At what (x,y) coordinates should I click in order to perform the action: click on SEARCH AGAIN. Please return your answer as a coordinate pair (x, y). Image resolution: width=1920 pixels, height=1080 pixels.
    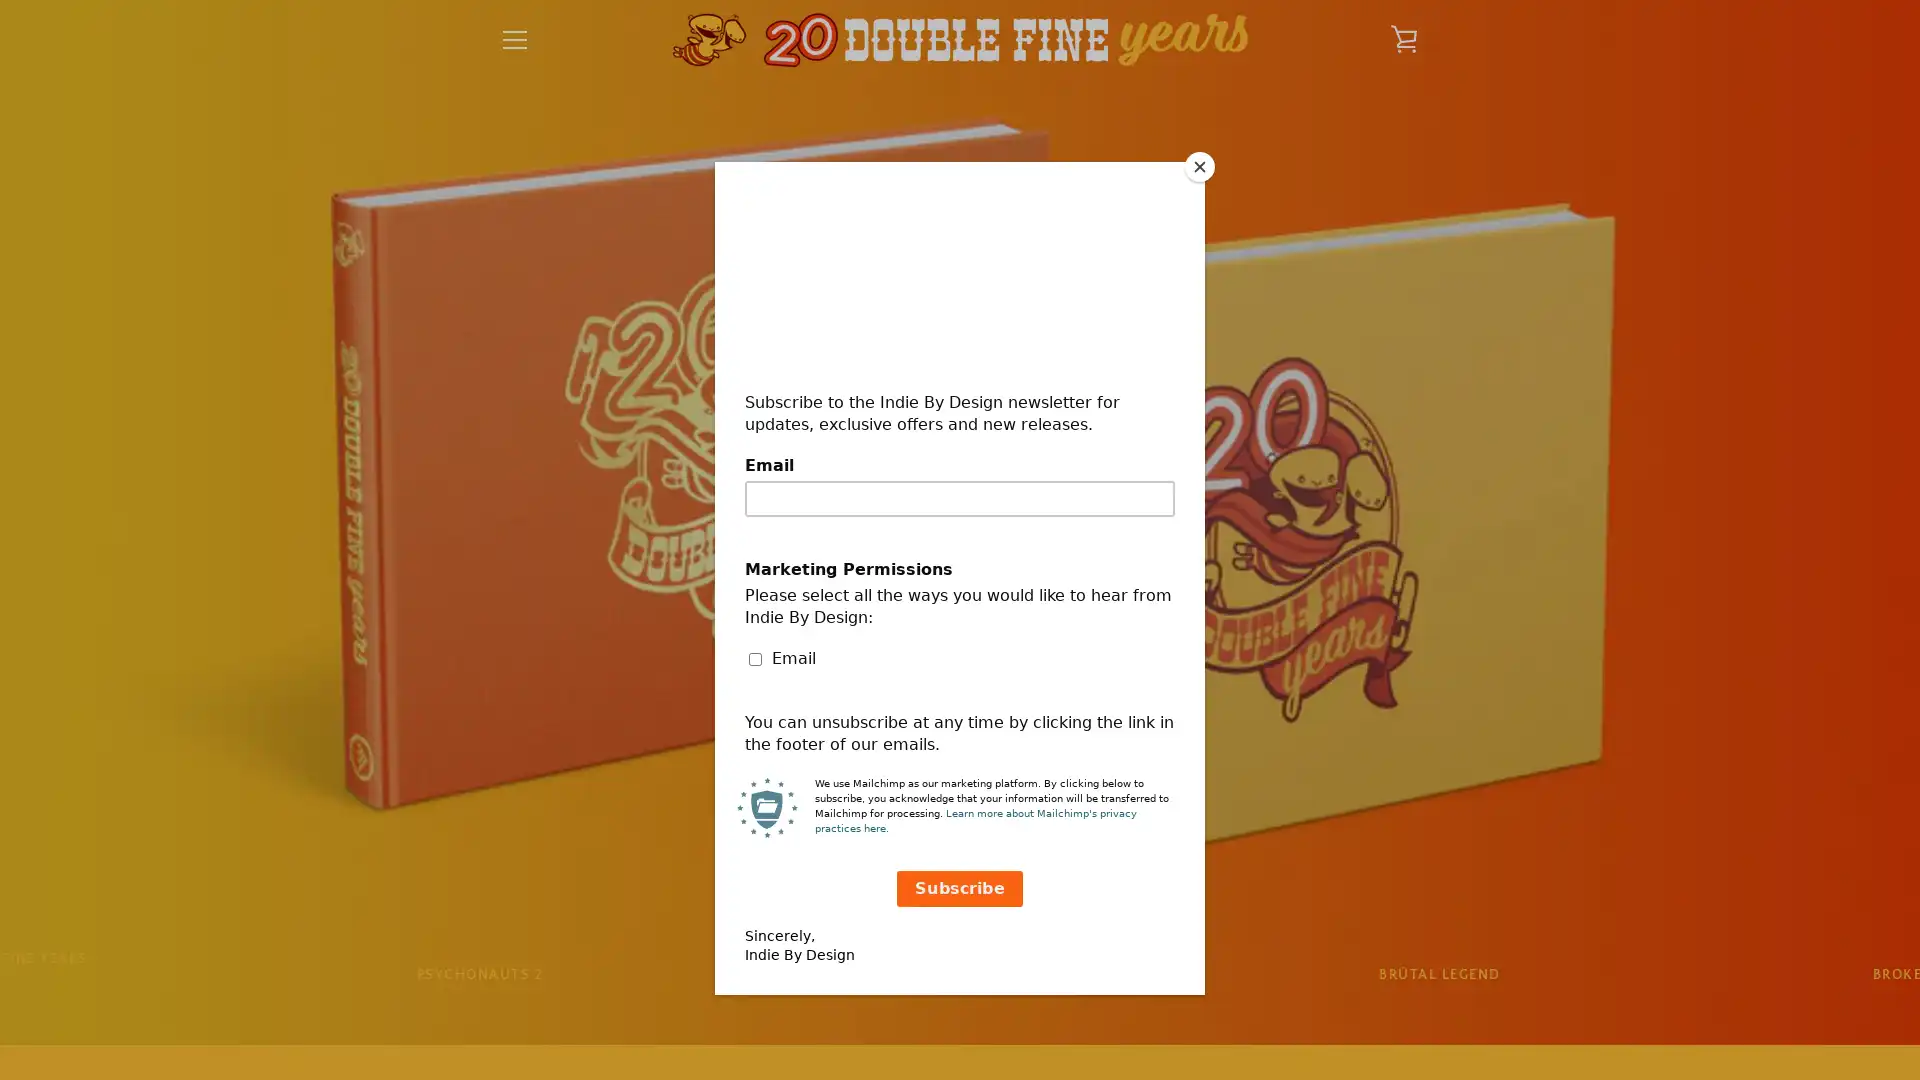
    Looking at the image, I should click on (1054, 788).